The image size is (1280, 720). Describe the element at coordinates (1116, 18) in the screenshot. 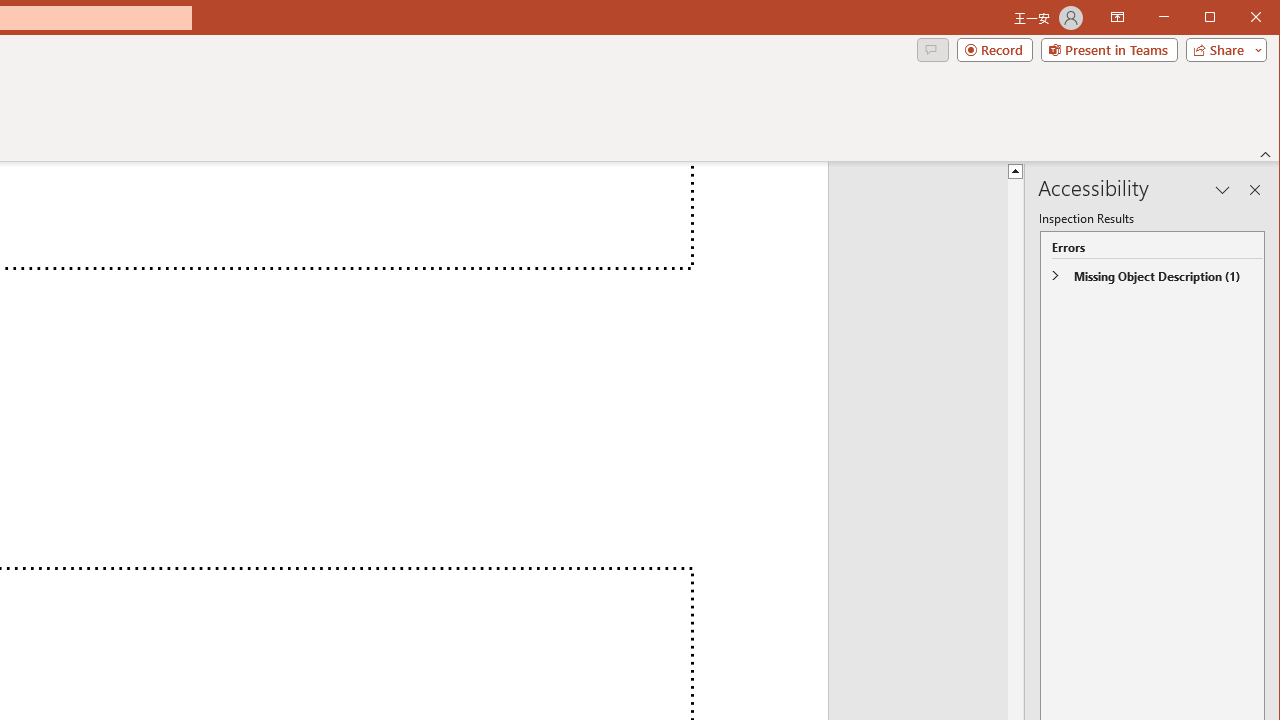

I see `'Ribbon Display Options'` at that location.